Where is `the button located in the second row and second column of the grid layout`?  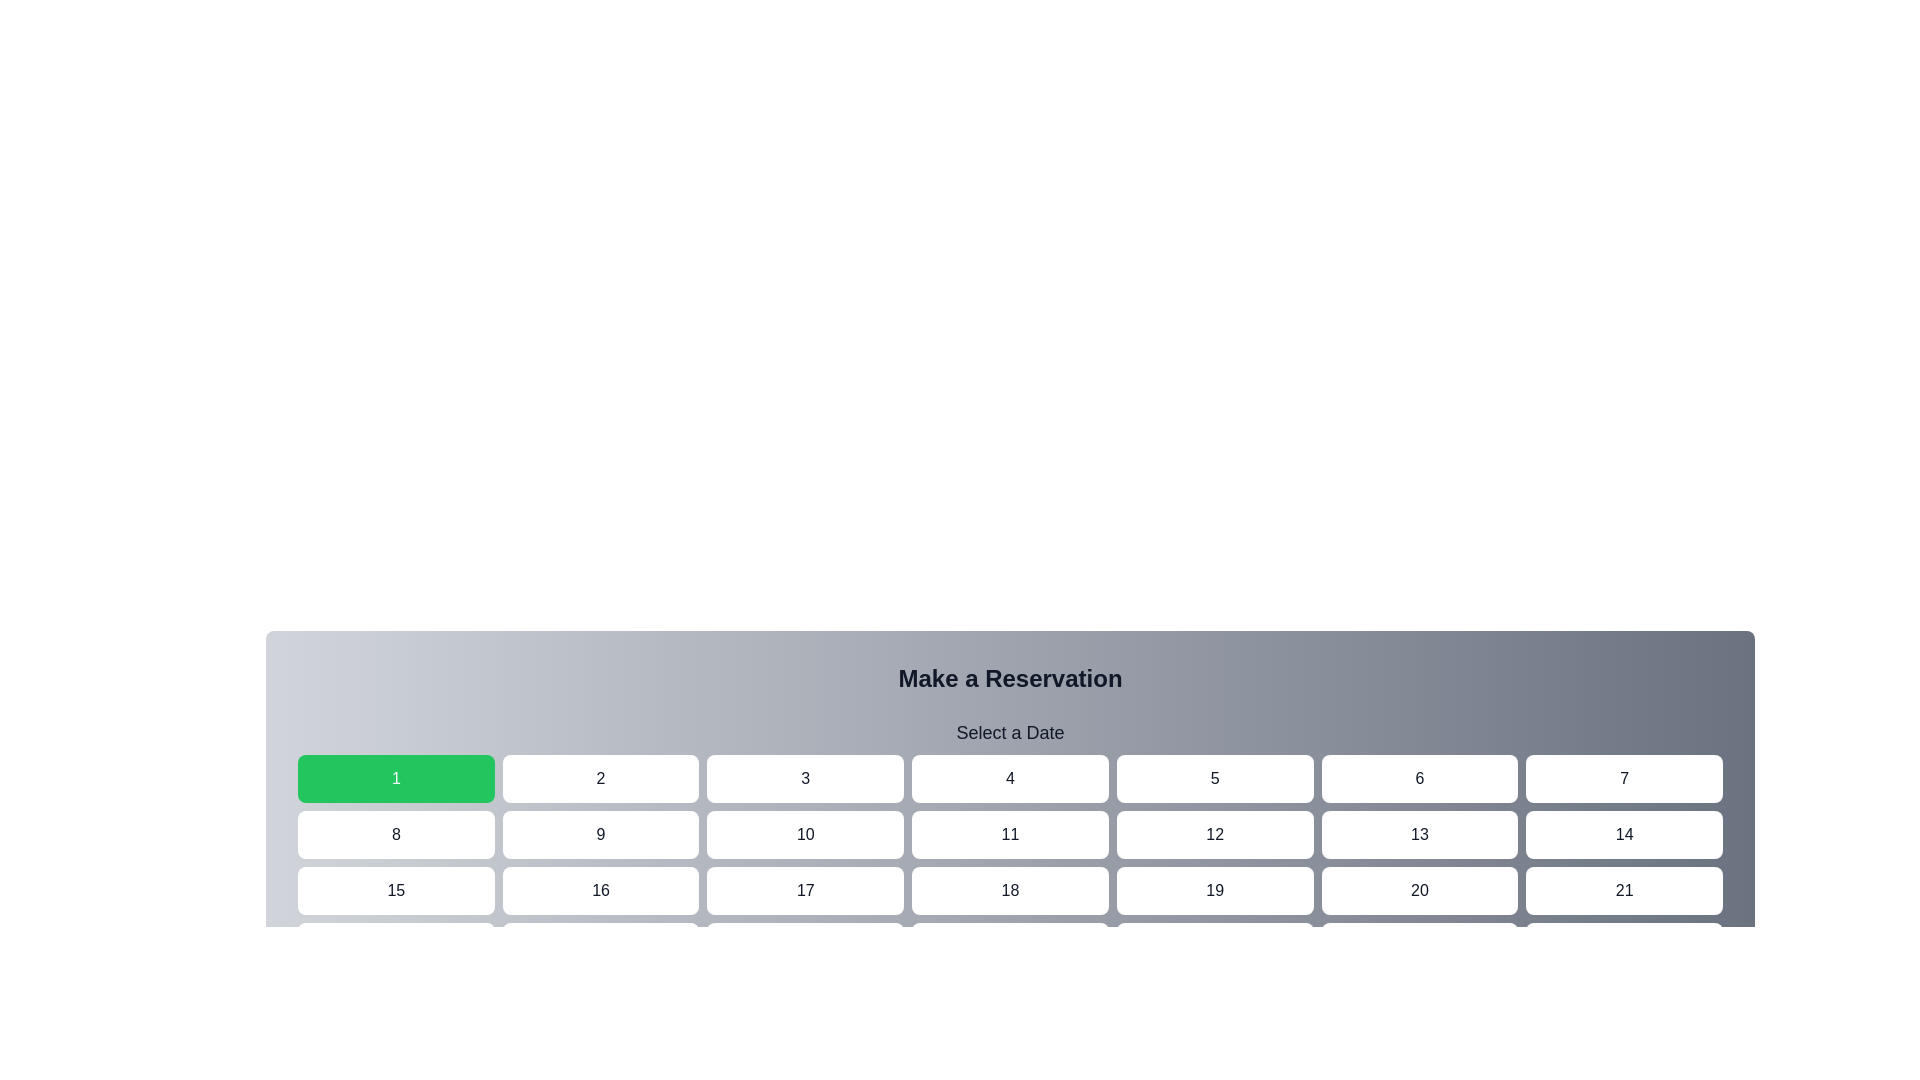 the button located in the second row and second column of the grid layout is located at coordinates (600, 834).